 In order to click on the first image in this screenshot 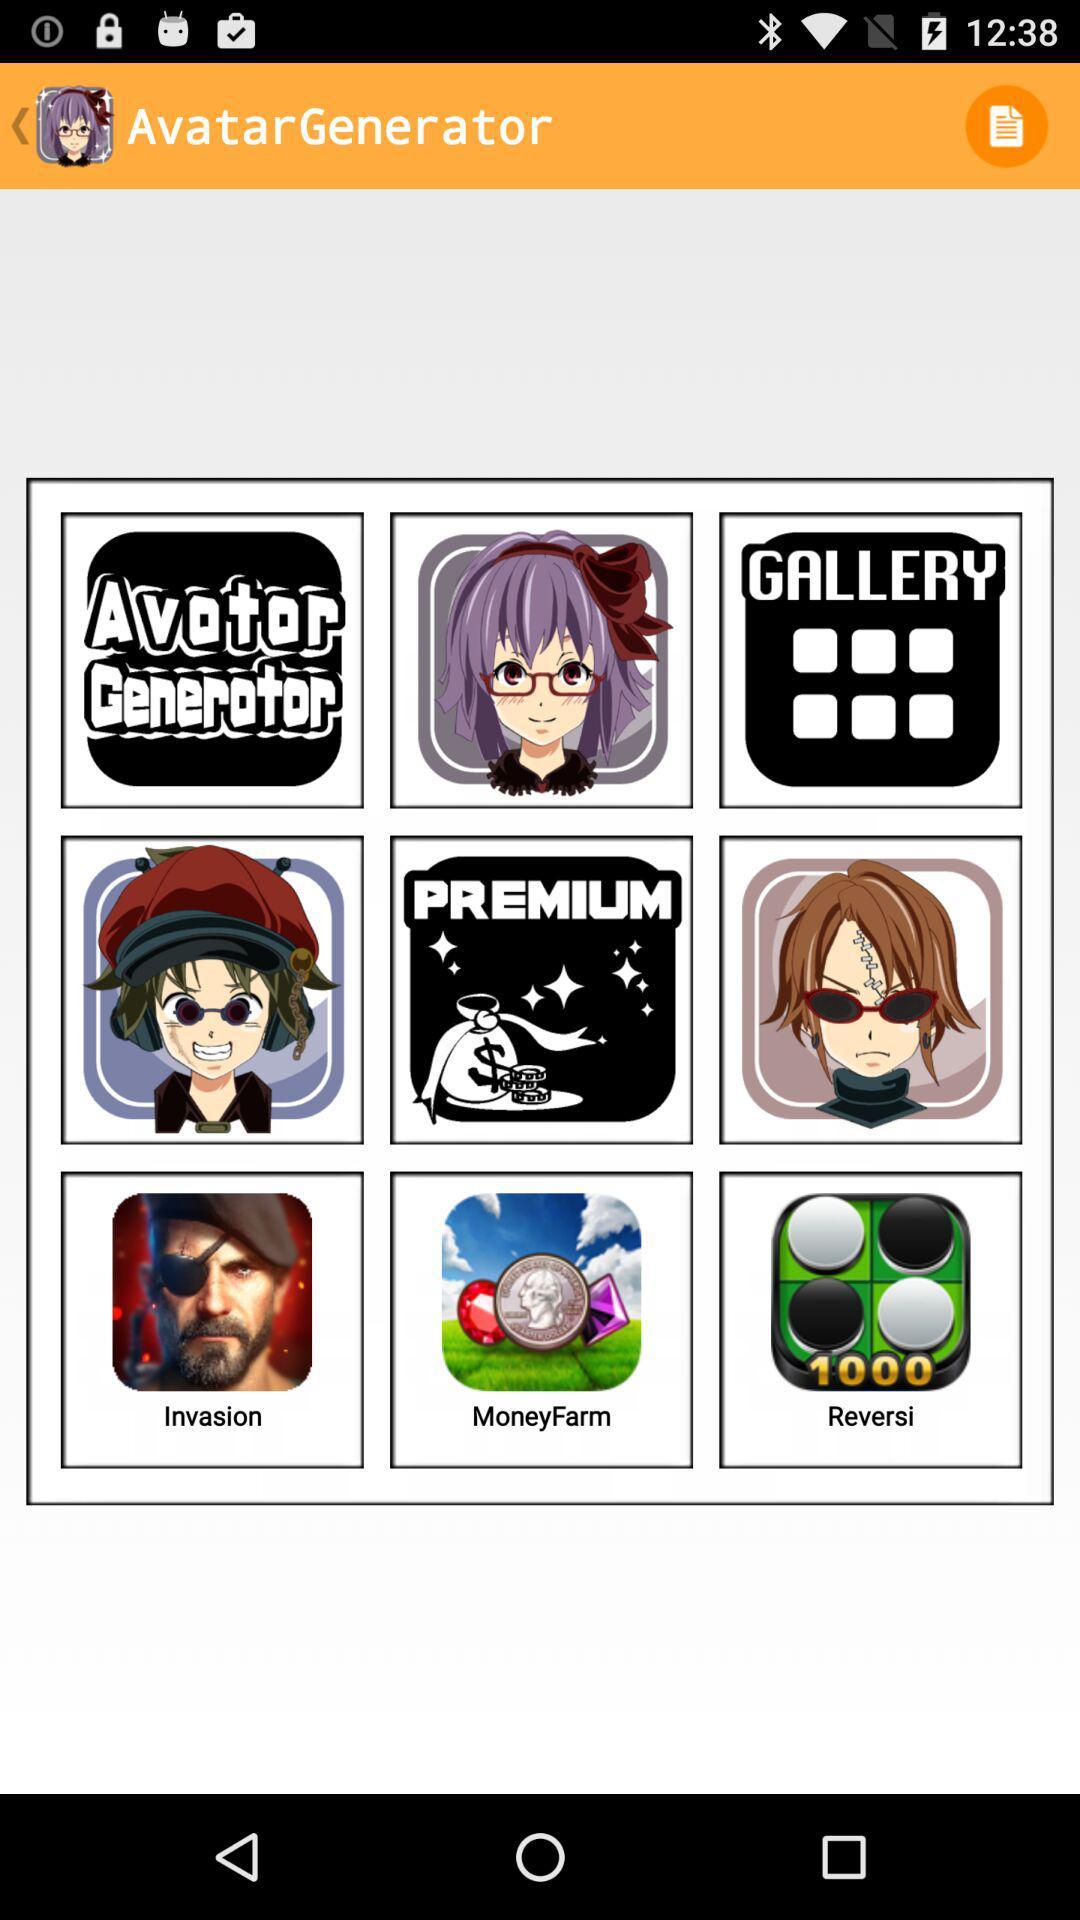, I will do `click(212, 660)`.